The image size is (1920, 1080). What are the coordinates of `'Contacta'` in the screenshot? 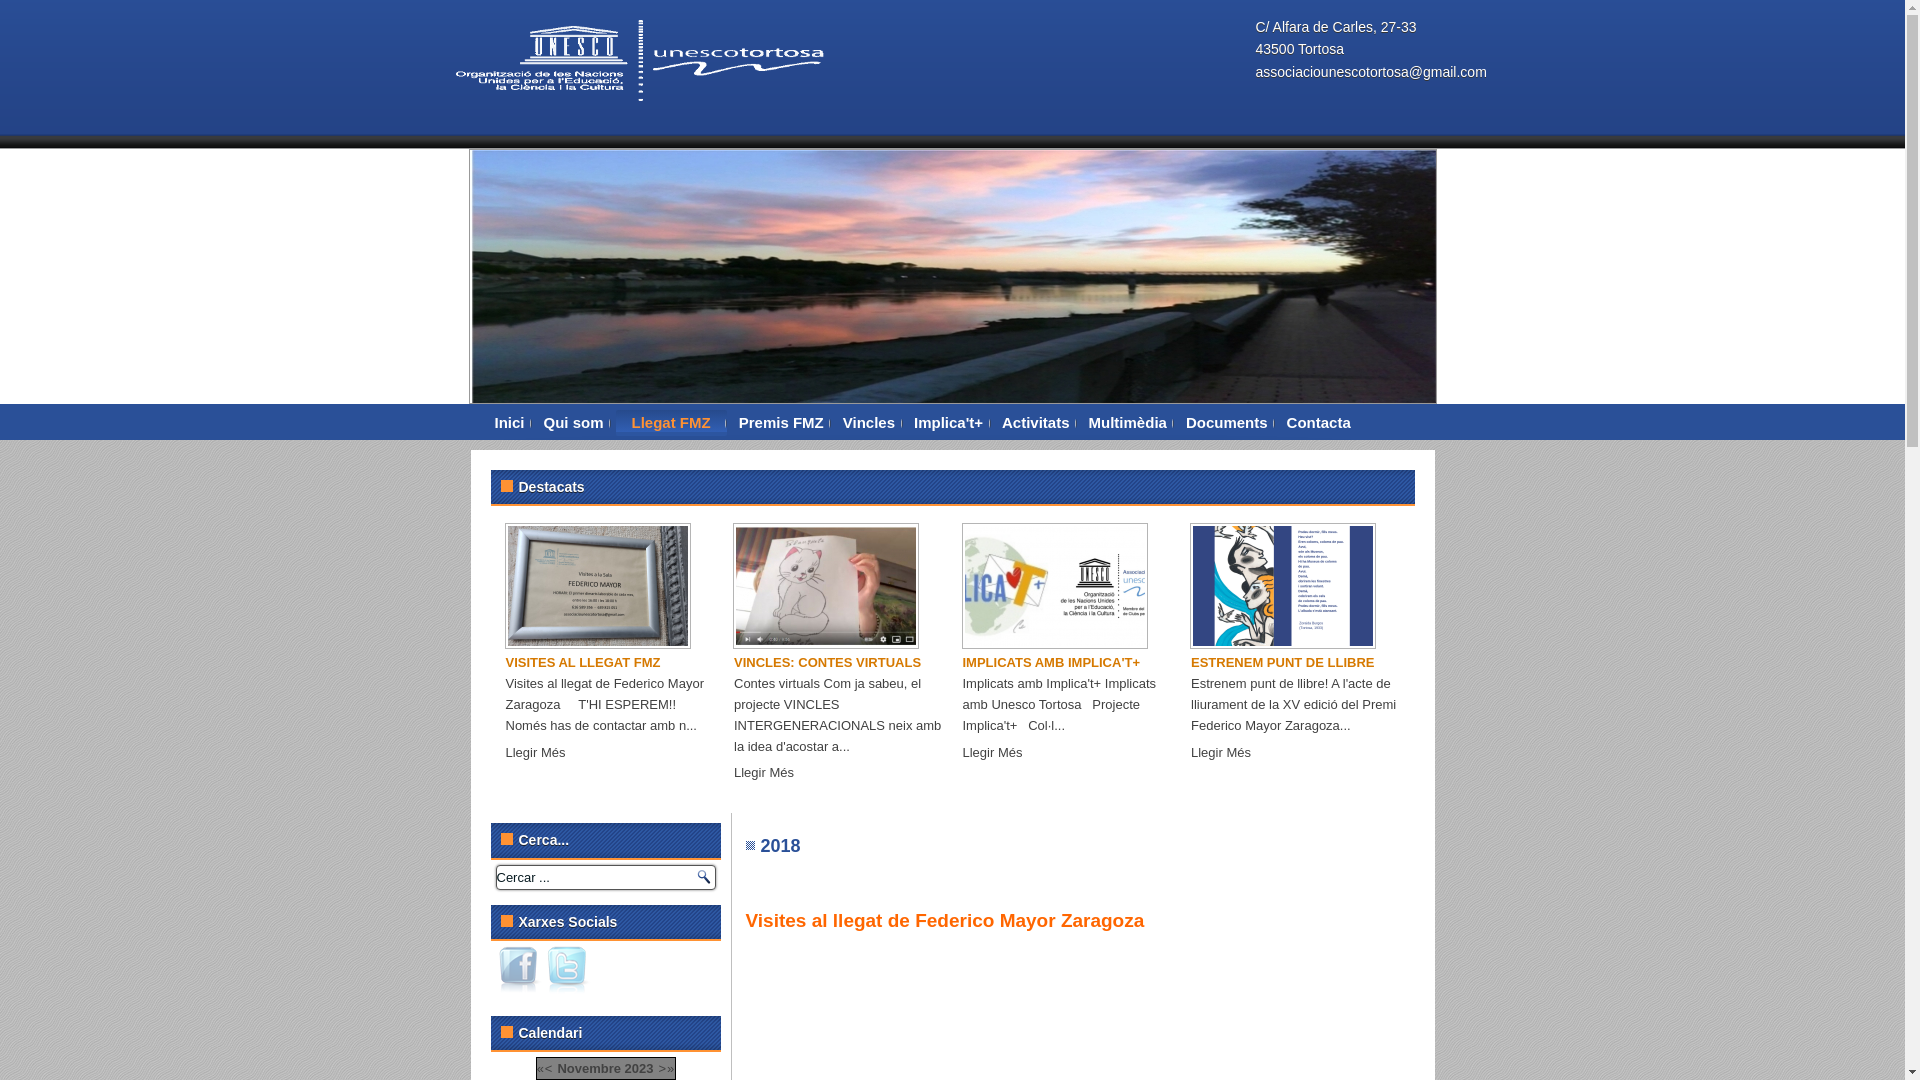 It's located at (1319, 422).